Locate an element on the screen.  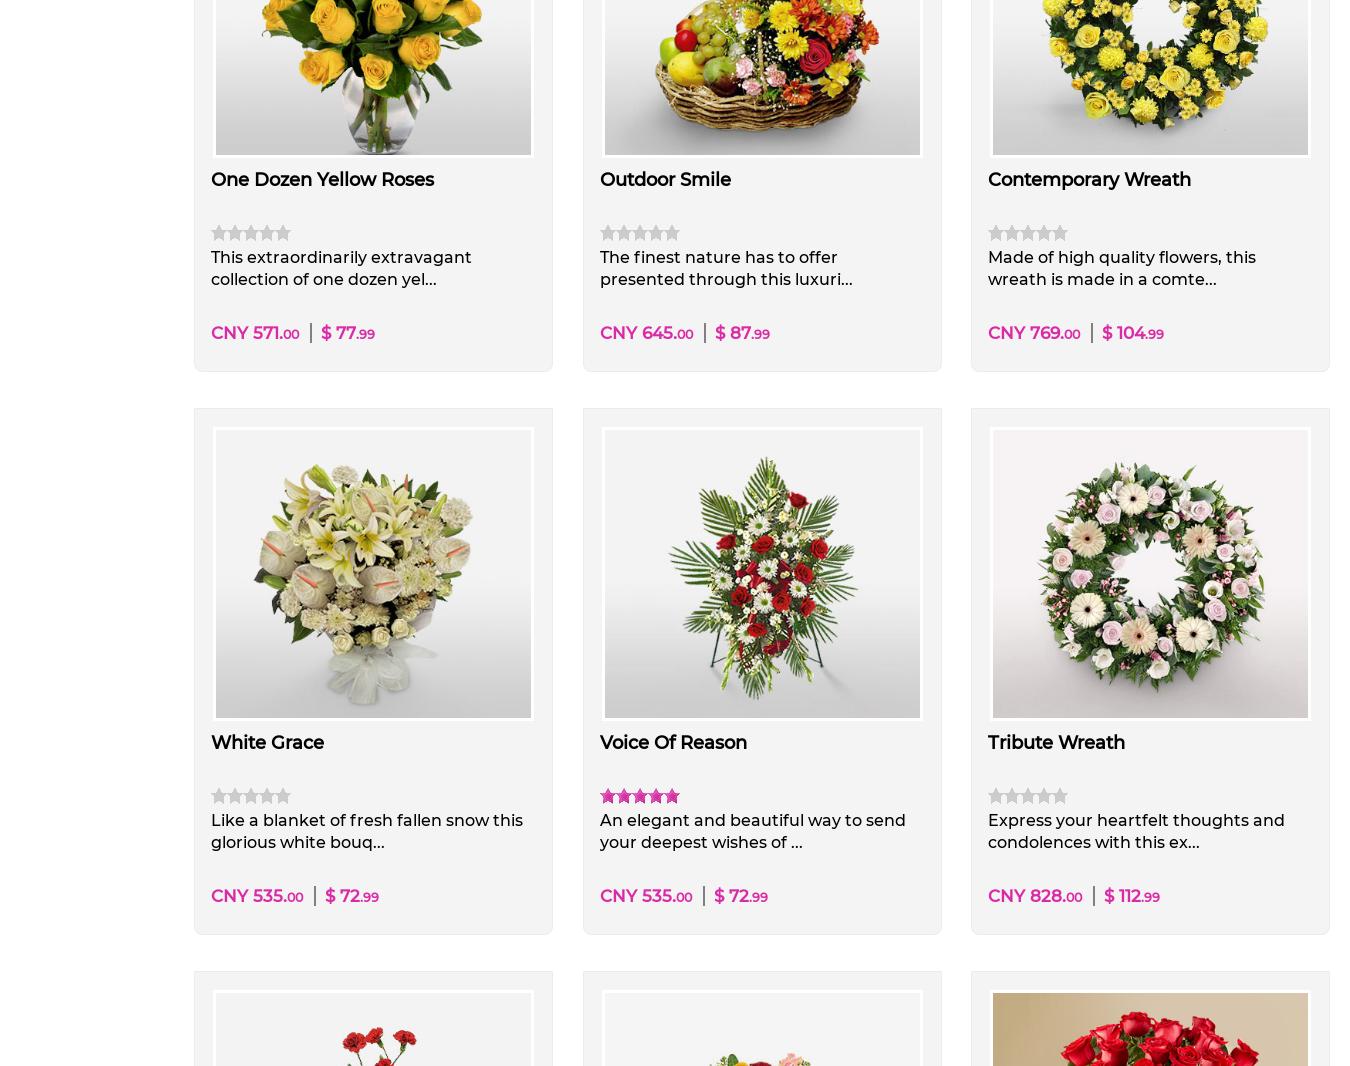
'Express your heartfelt thoughts and condolences with this ex...' is located at coordinates (1134, 830).